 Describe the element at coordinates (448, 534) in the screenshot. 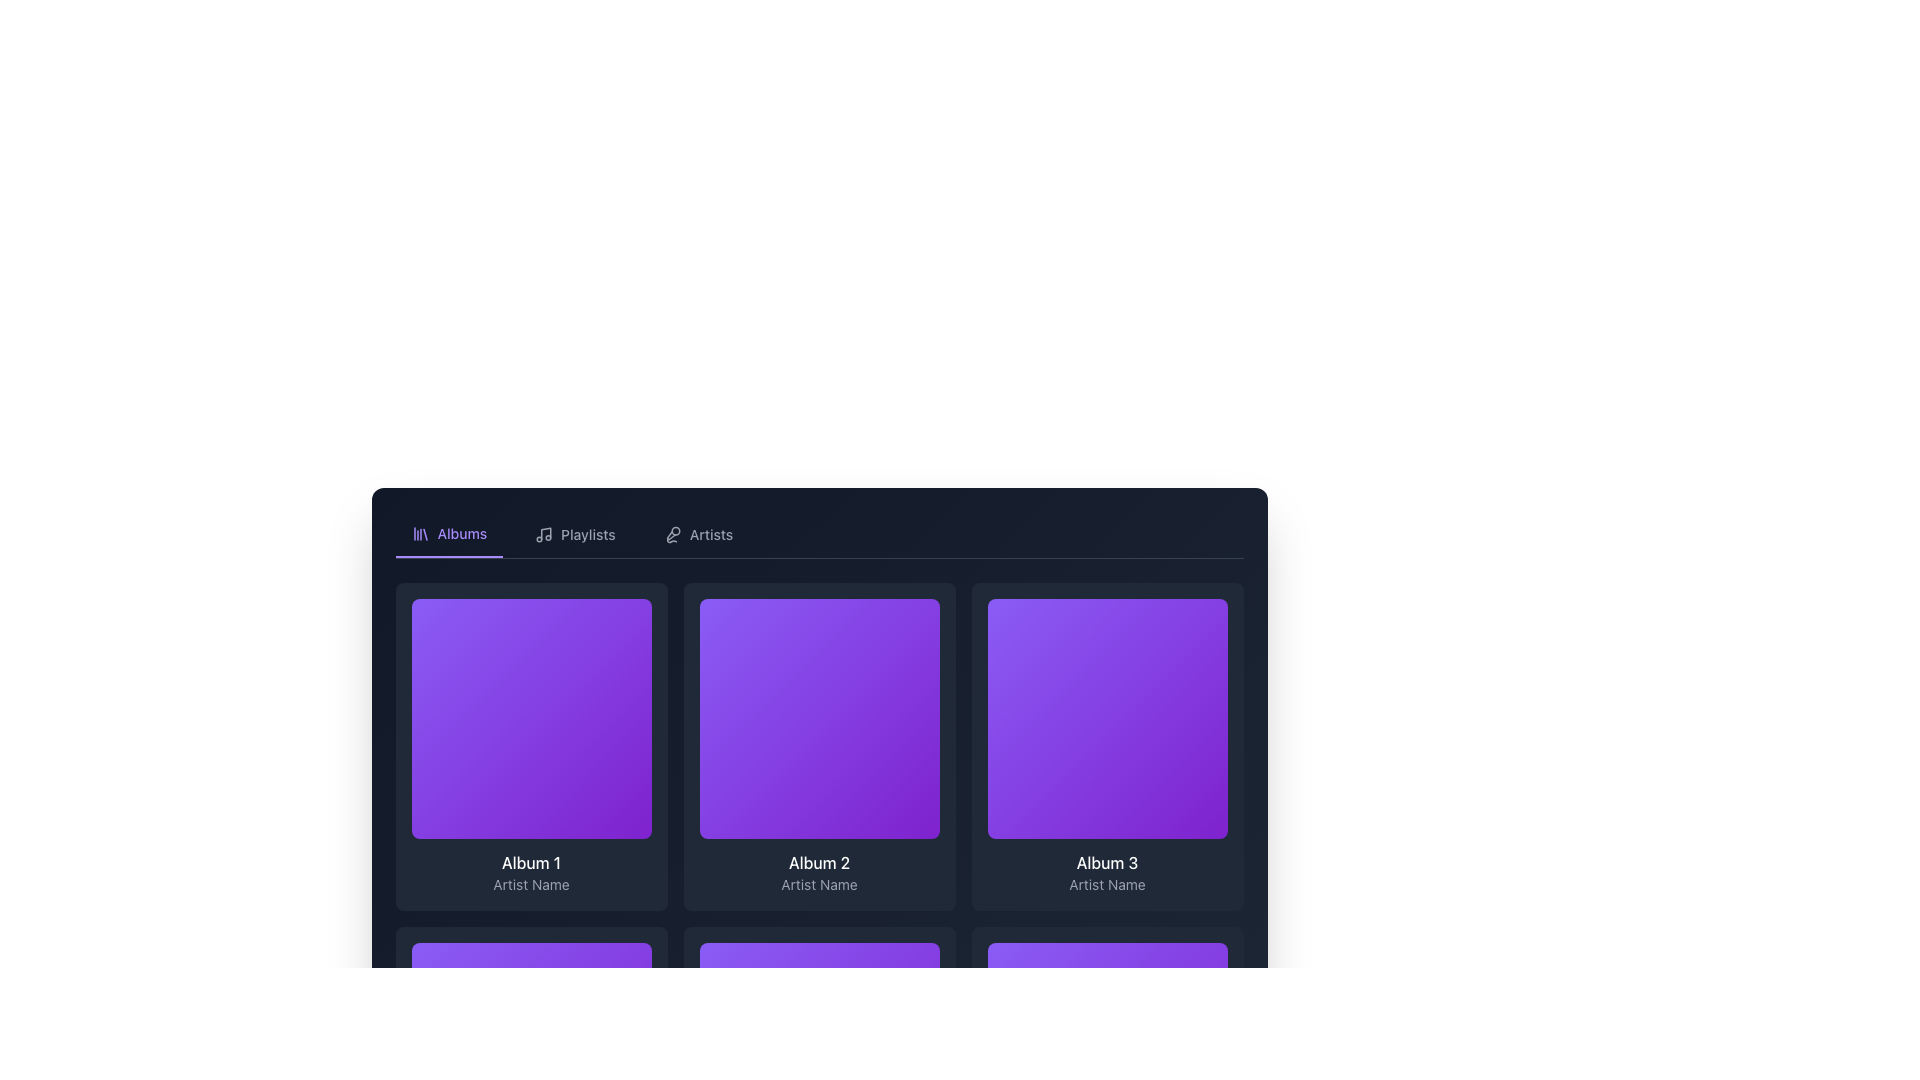

I see `the 'Albums' tab in the navigation bar` at that location.